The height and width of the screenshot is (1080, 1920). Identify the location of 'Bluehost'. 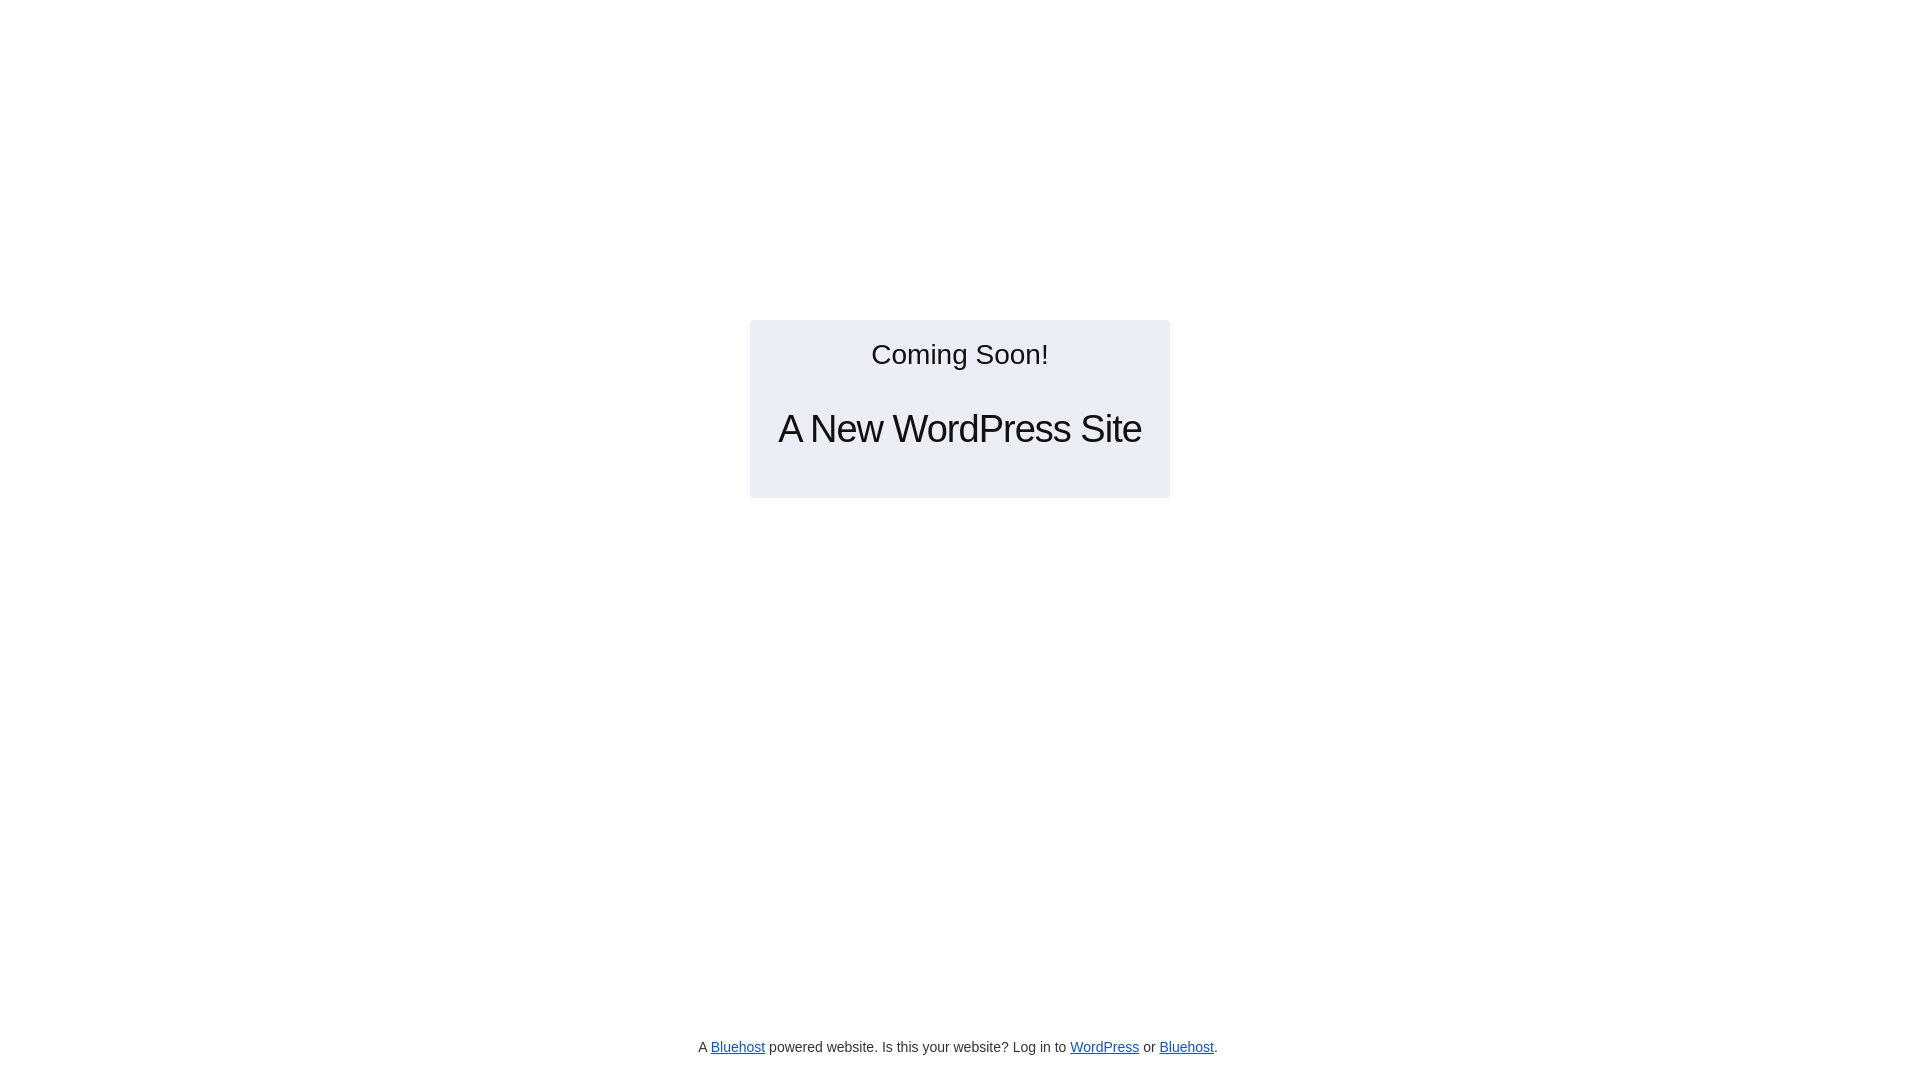
(1185, 1045).